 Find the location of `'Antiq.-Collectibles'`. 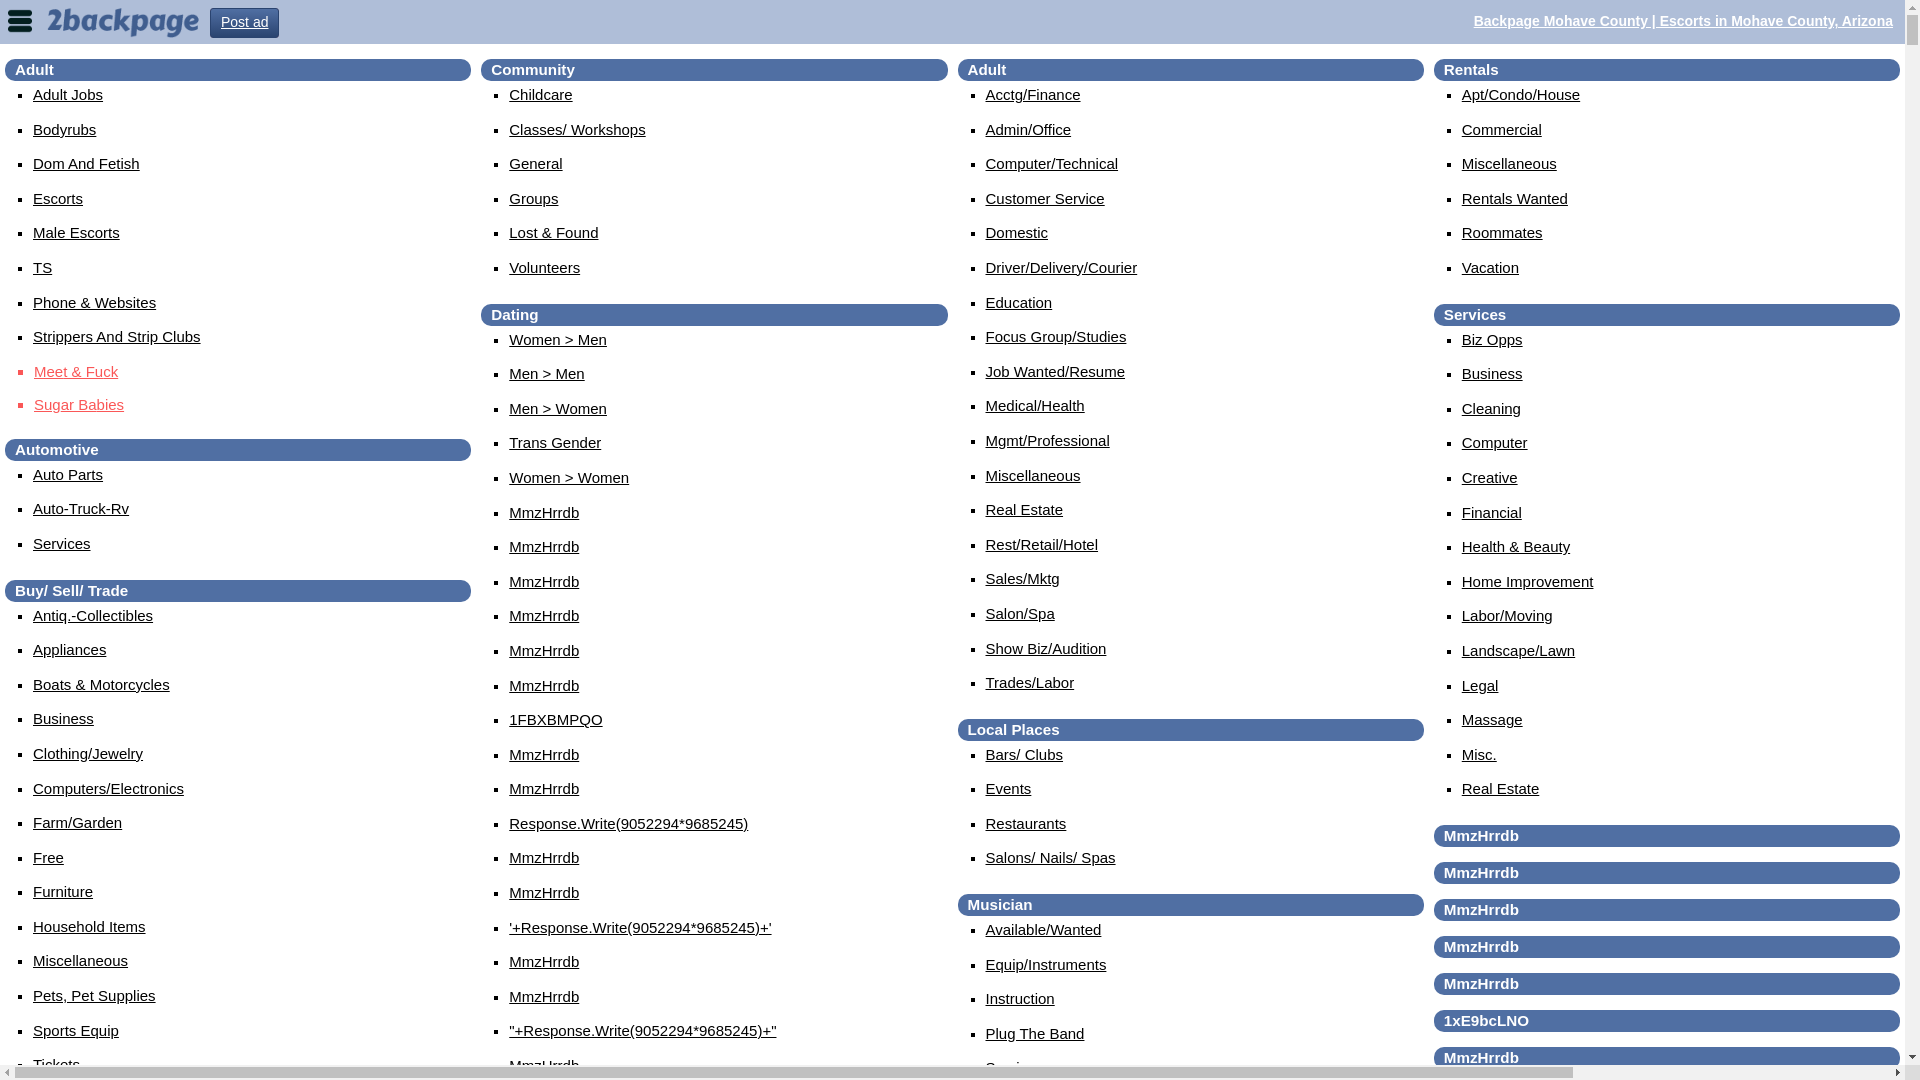

'Antiq.-Collectibles' is located at coordinates (91, 614).